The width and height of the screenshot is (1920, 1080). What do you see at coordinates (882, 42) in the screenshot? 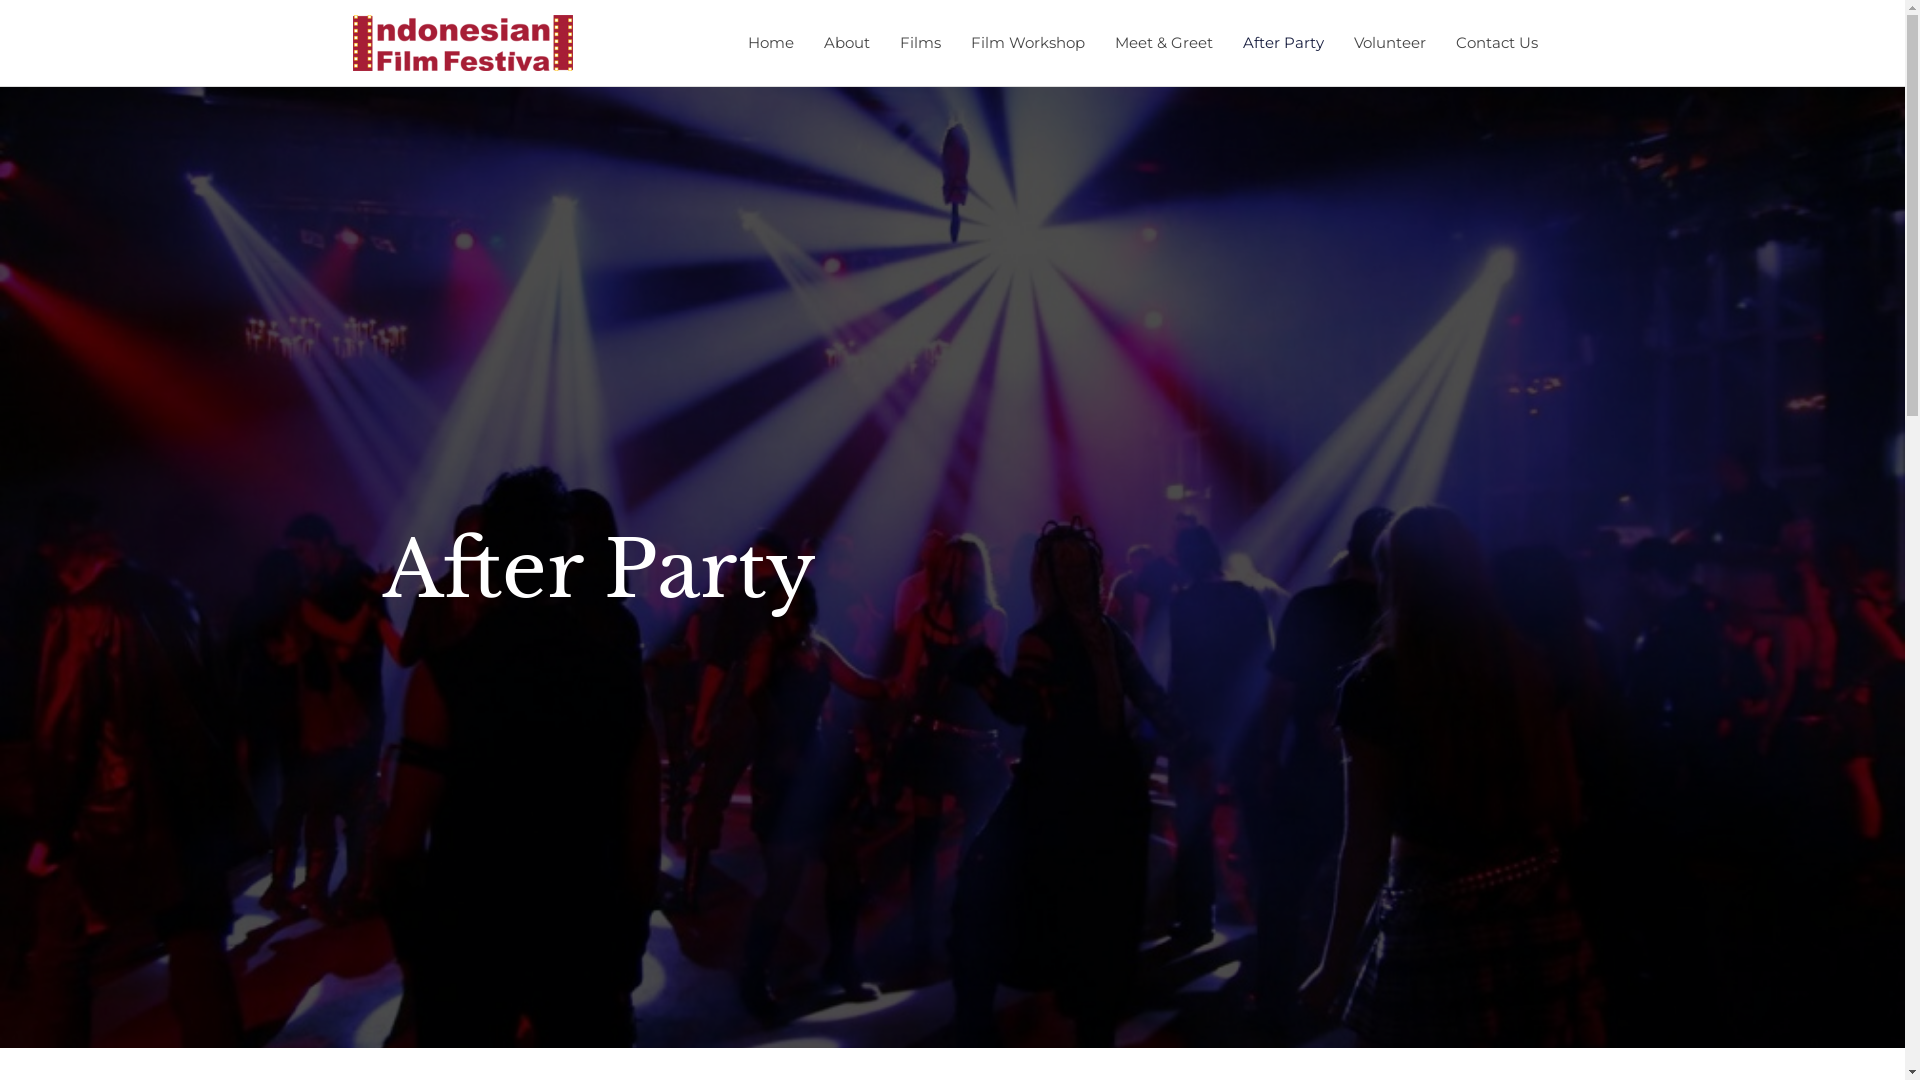
I see `'Films'` at bounding box center [882, 42].